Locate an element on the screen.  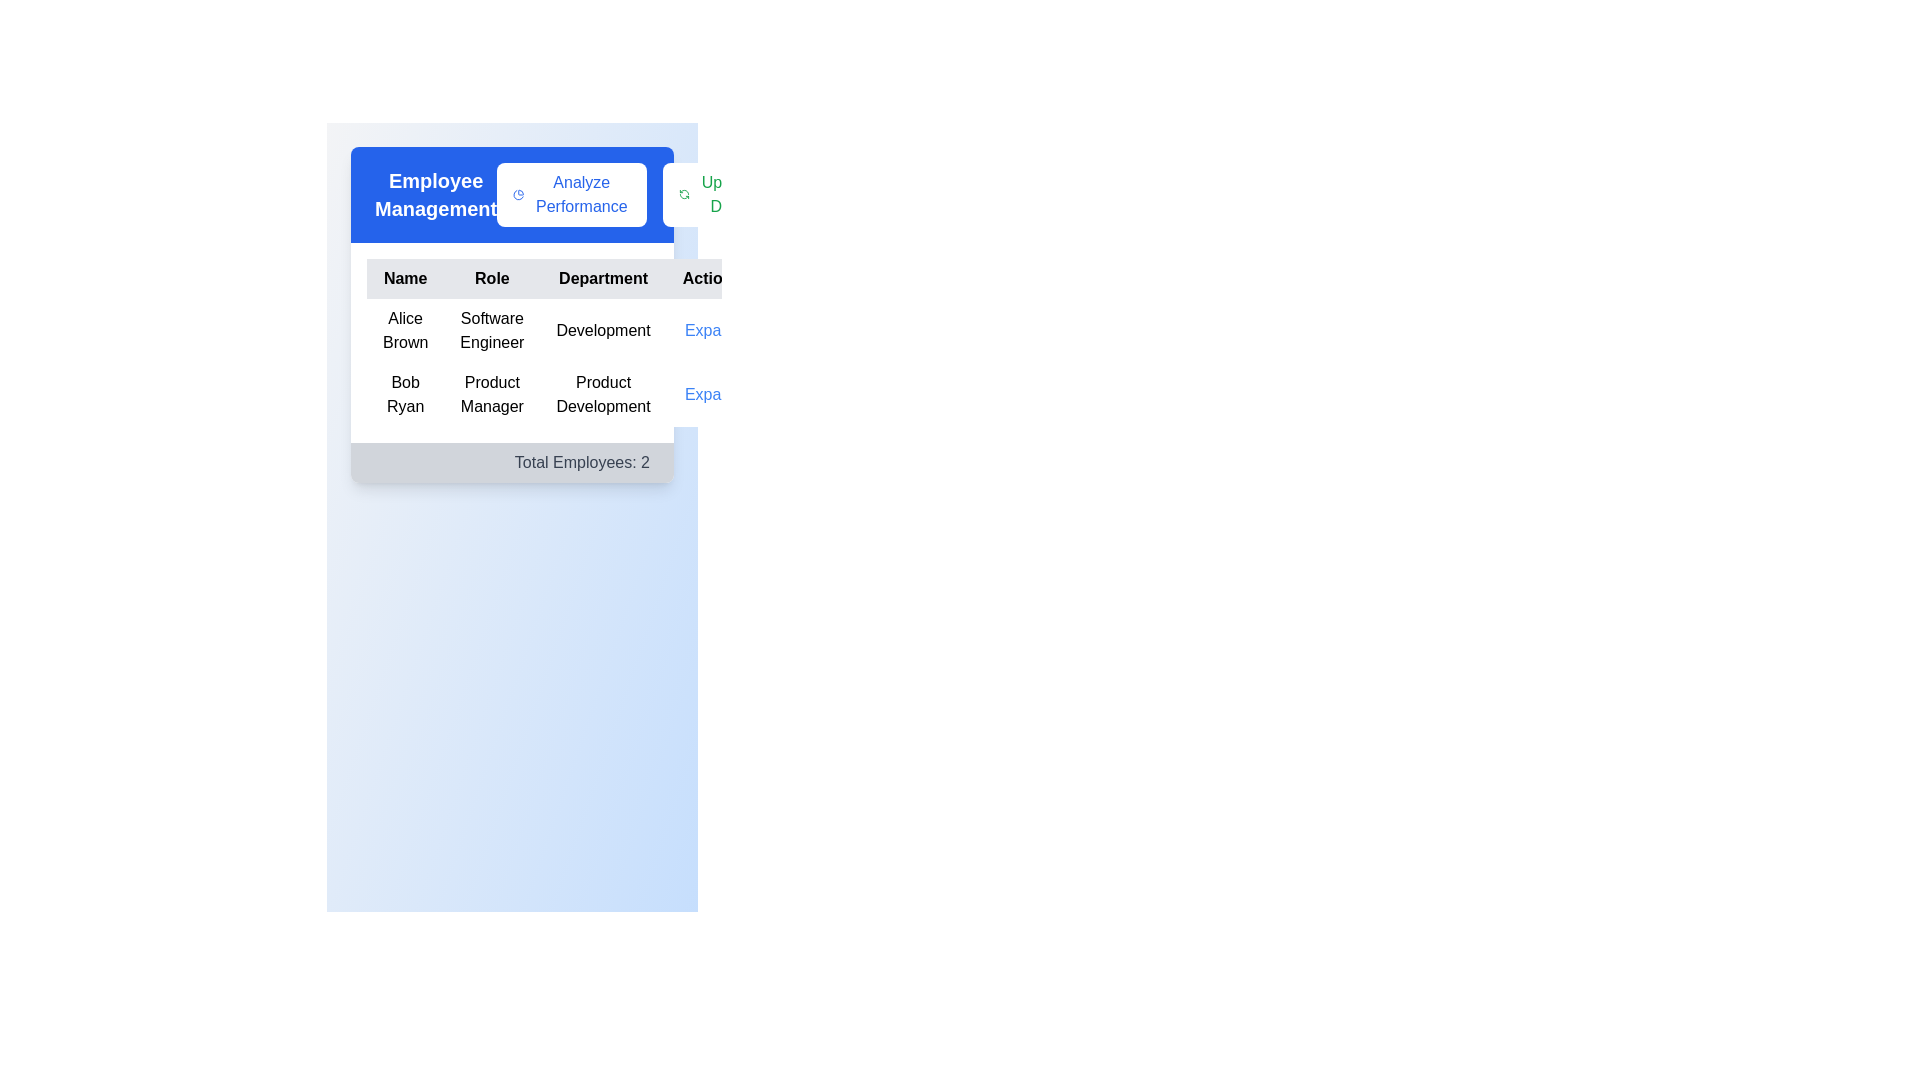
the rows of the Employee Management table is located at coordinates (512, 342).